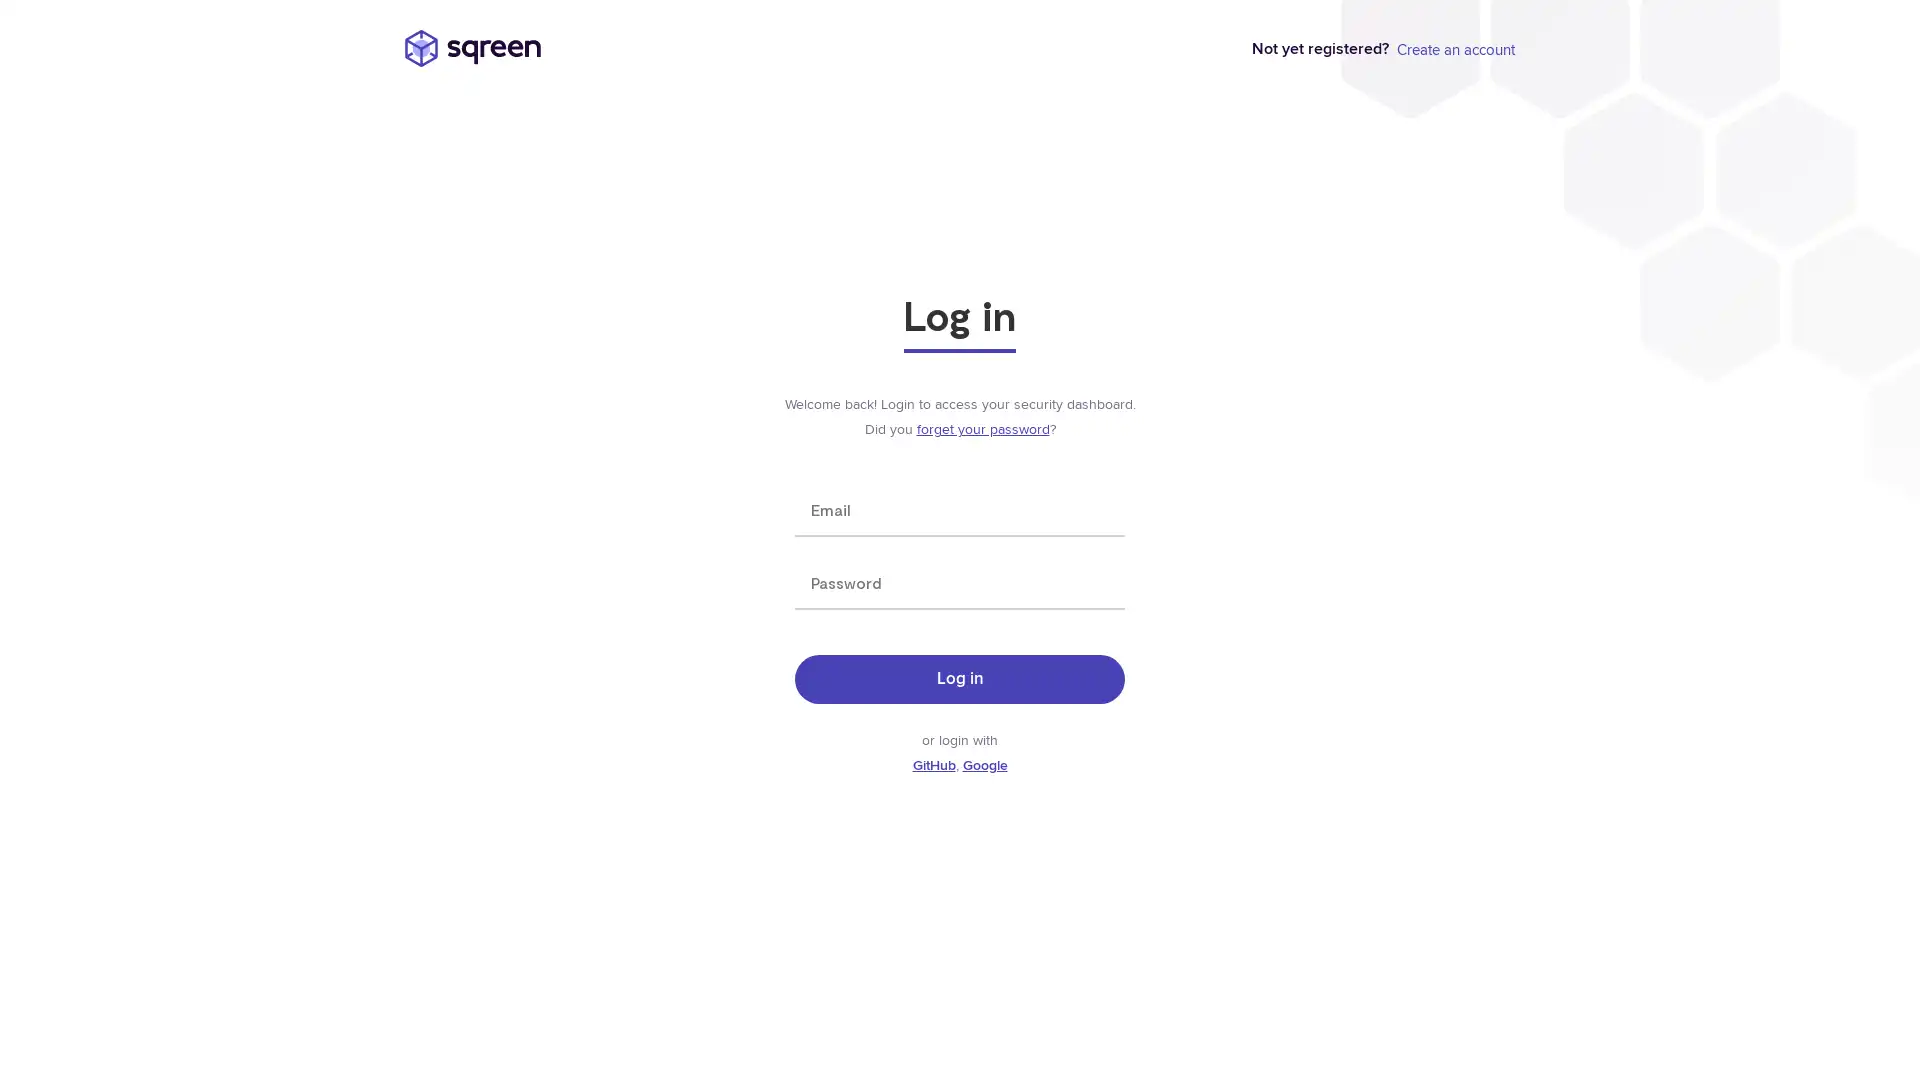 The image size is (1920, 1080). What do you see at coordinates (960, 677) in the screenshot?
I see `Log in` at bounding box center [960, 677].